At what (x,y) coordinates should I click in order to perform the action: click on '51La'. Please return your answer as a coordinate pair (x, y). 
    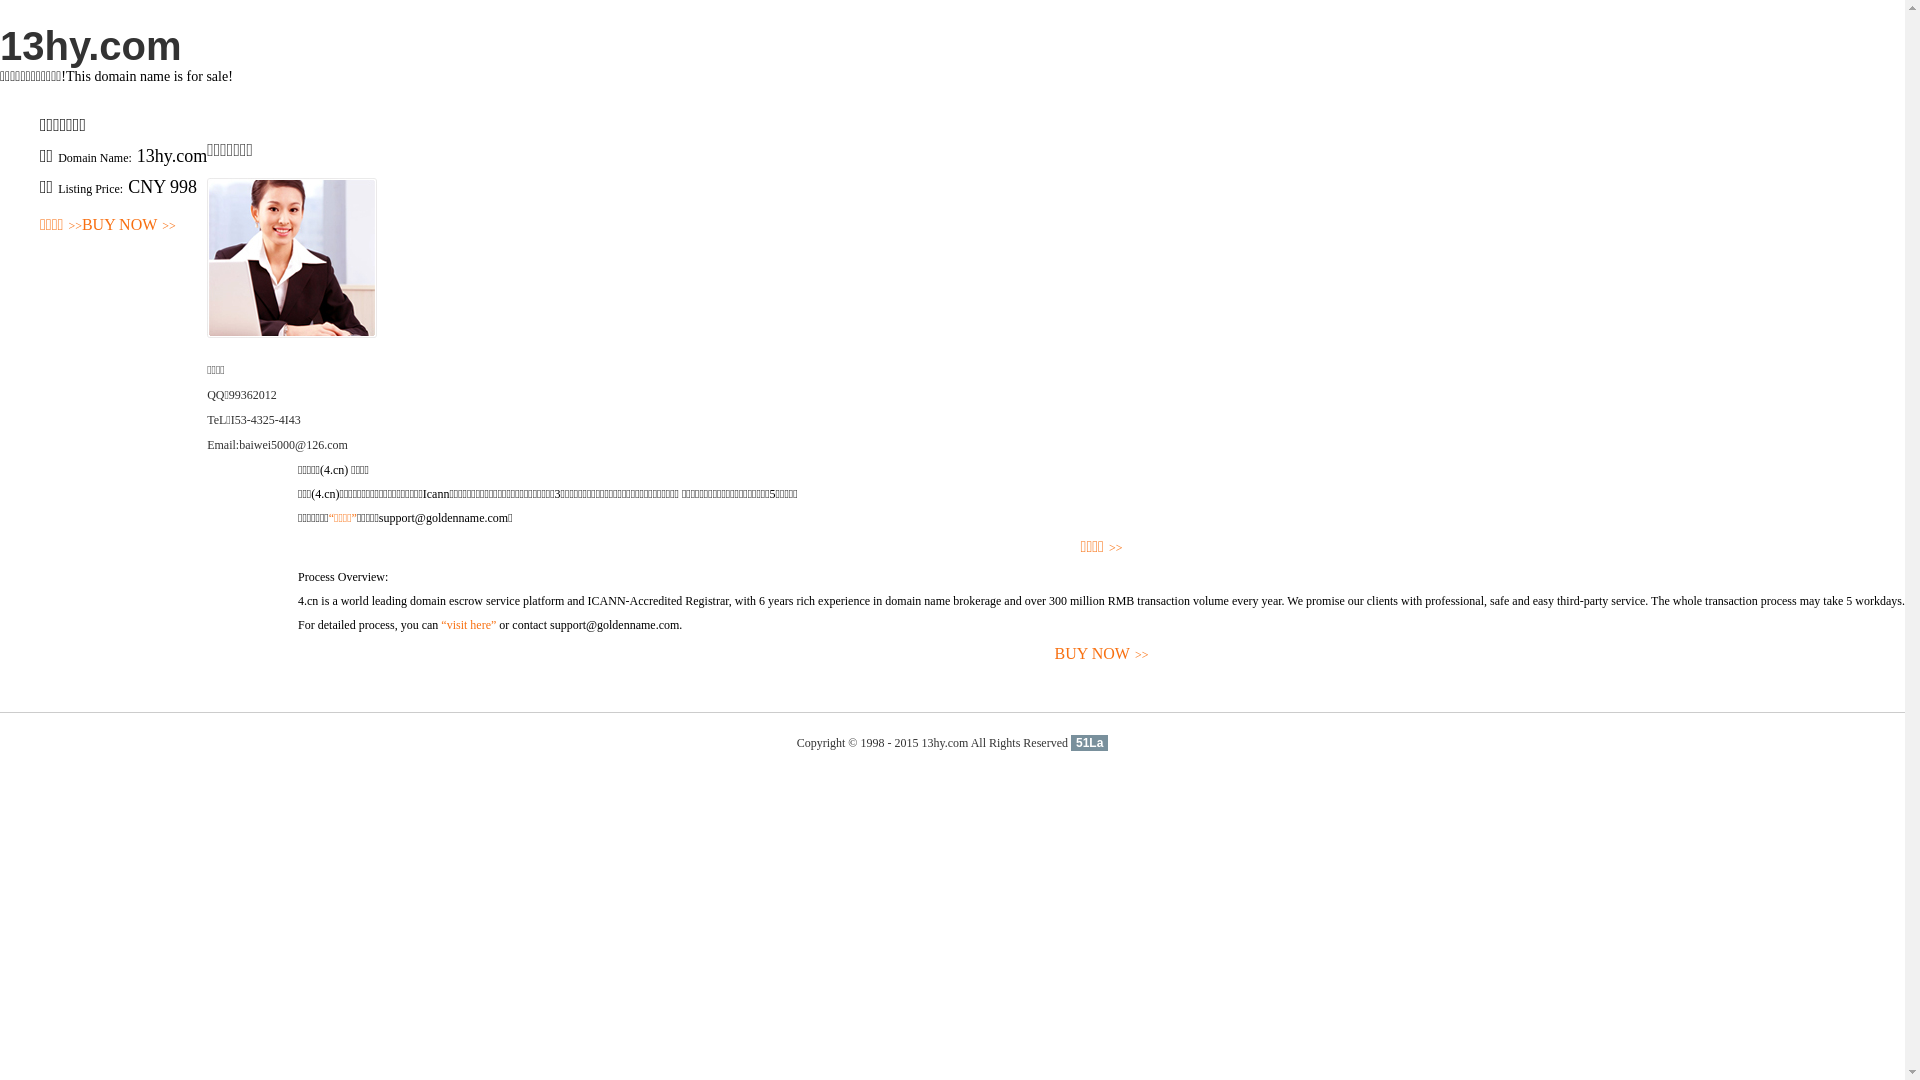
    Looking at the image, I should click on (1088, 743).